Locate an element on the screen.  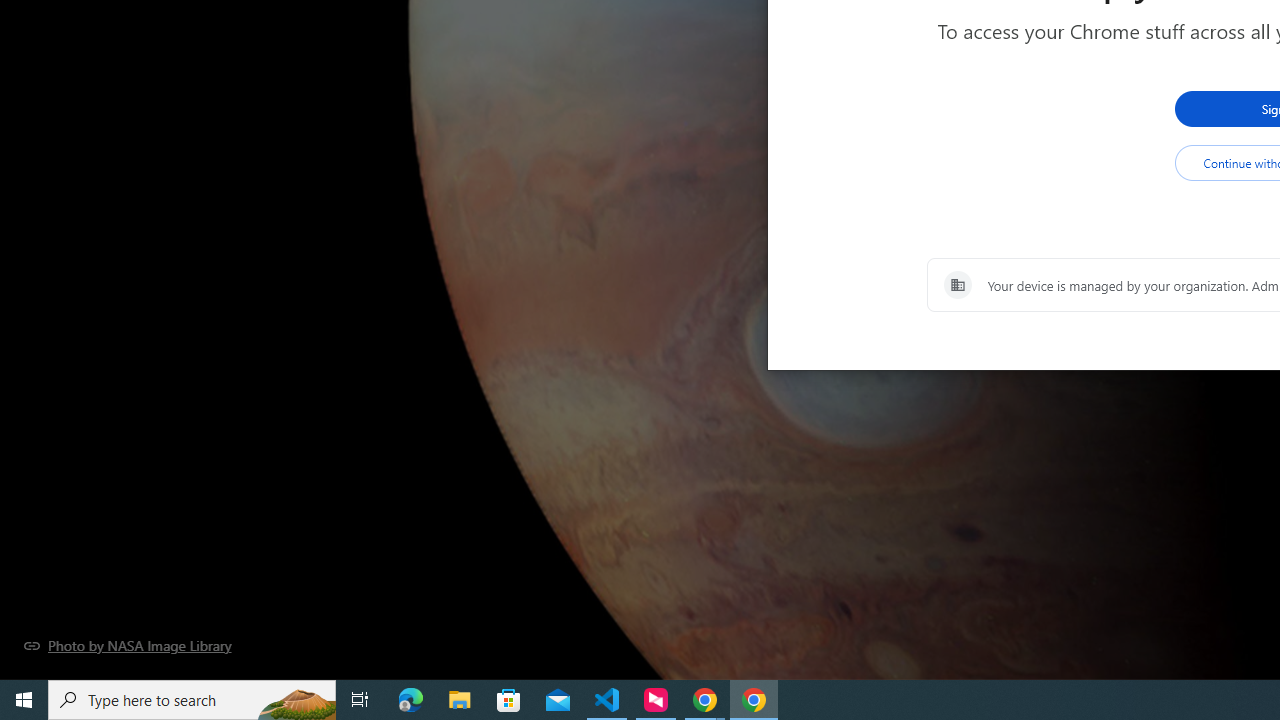
'Start' is located at coordinates (24, 698).